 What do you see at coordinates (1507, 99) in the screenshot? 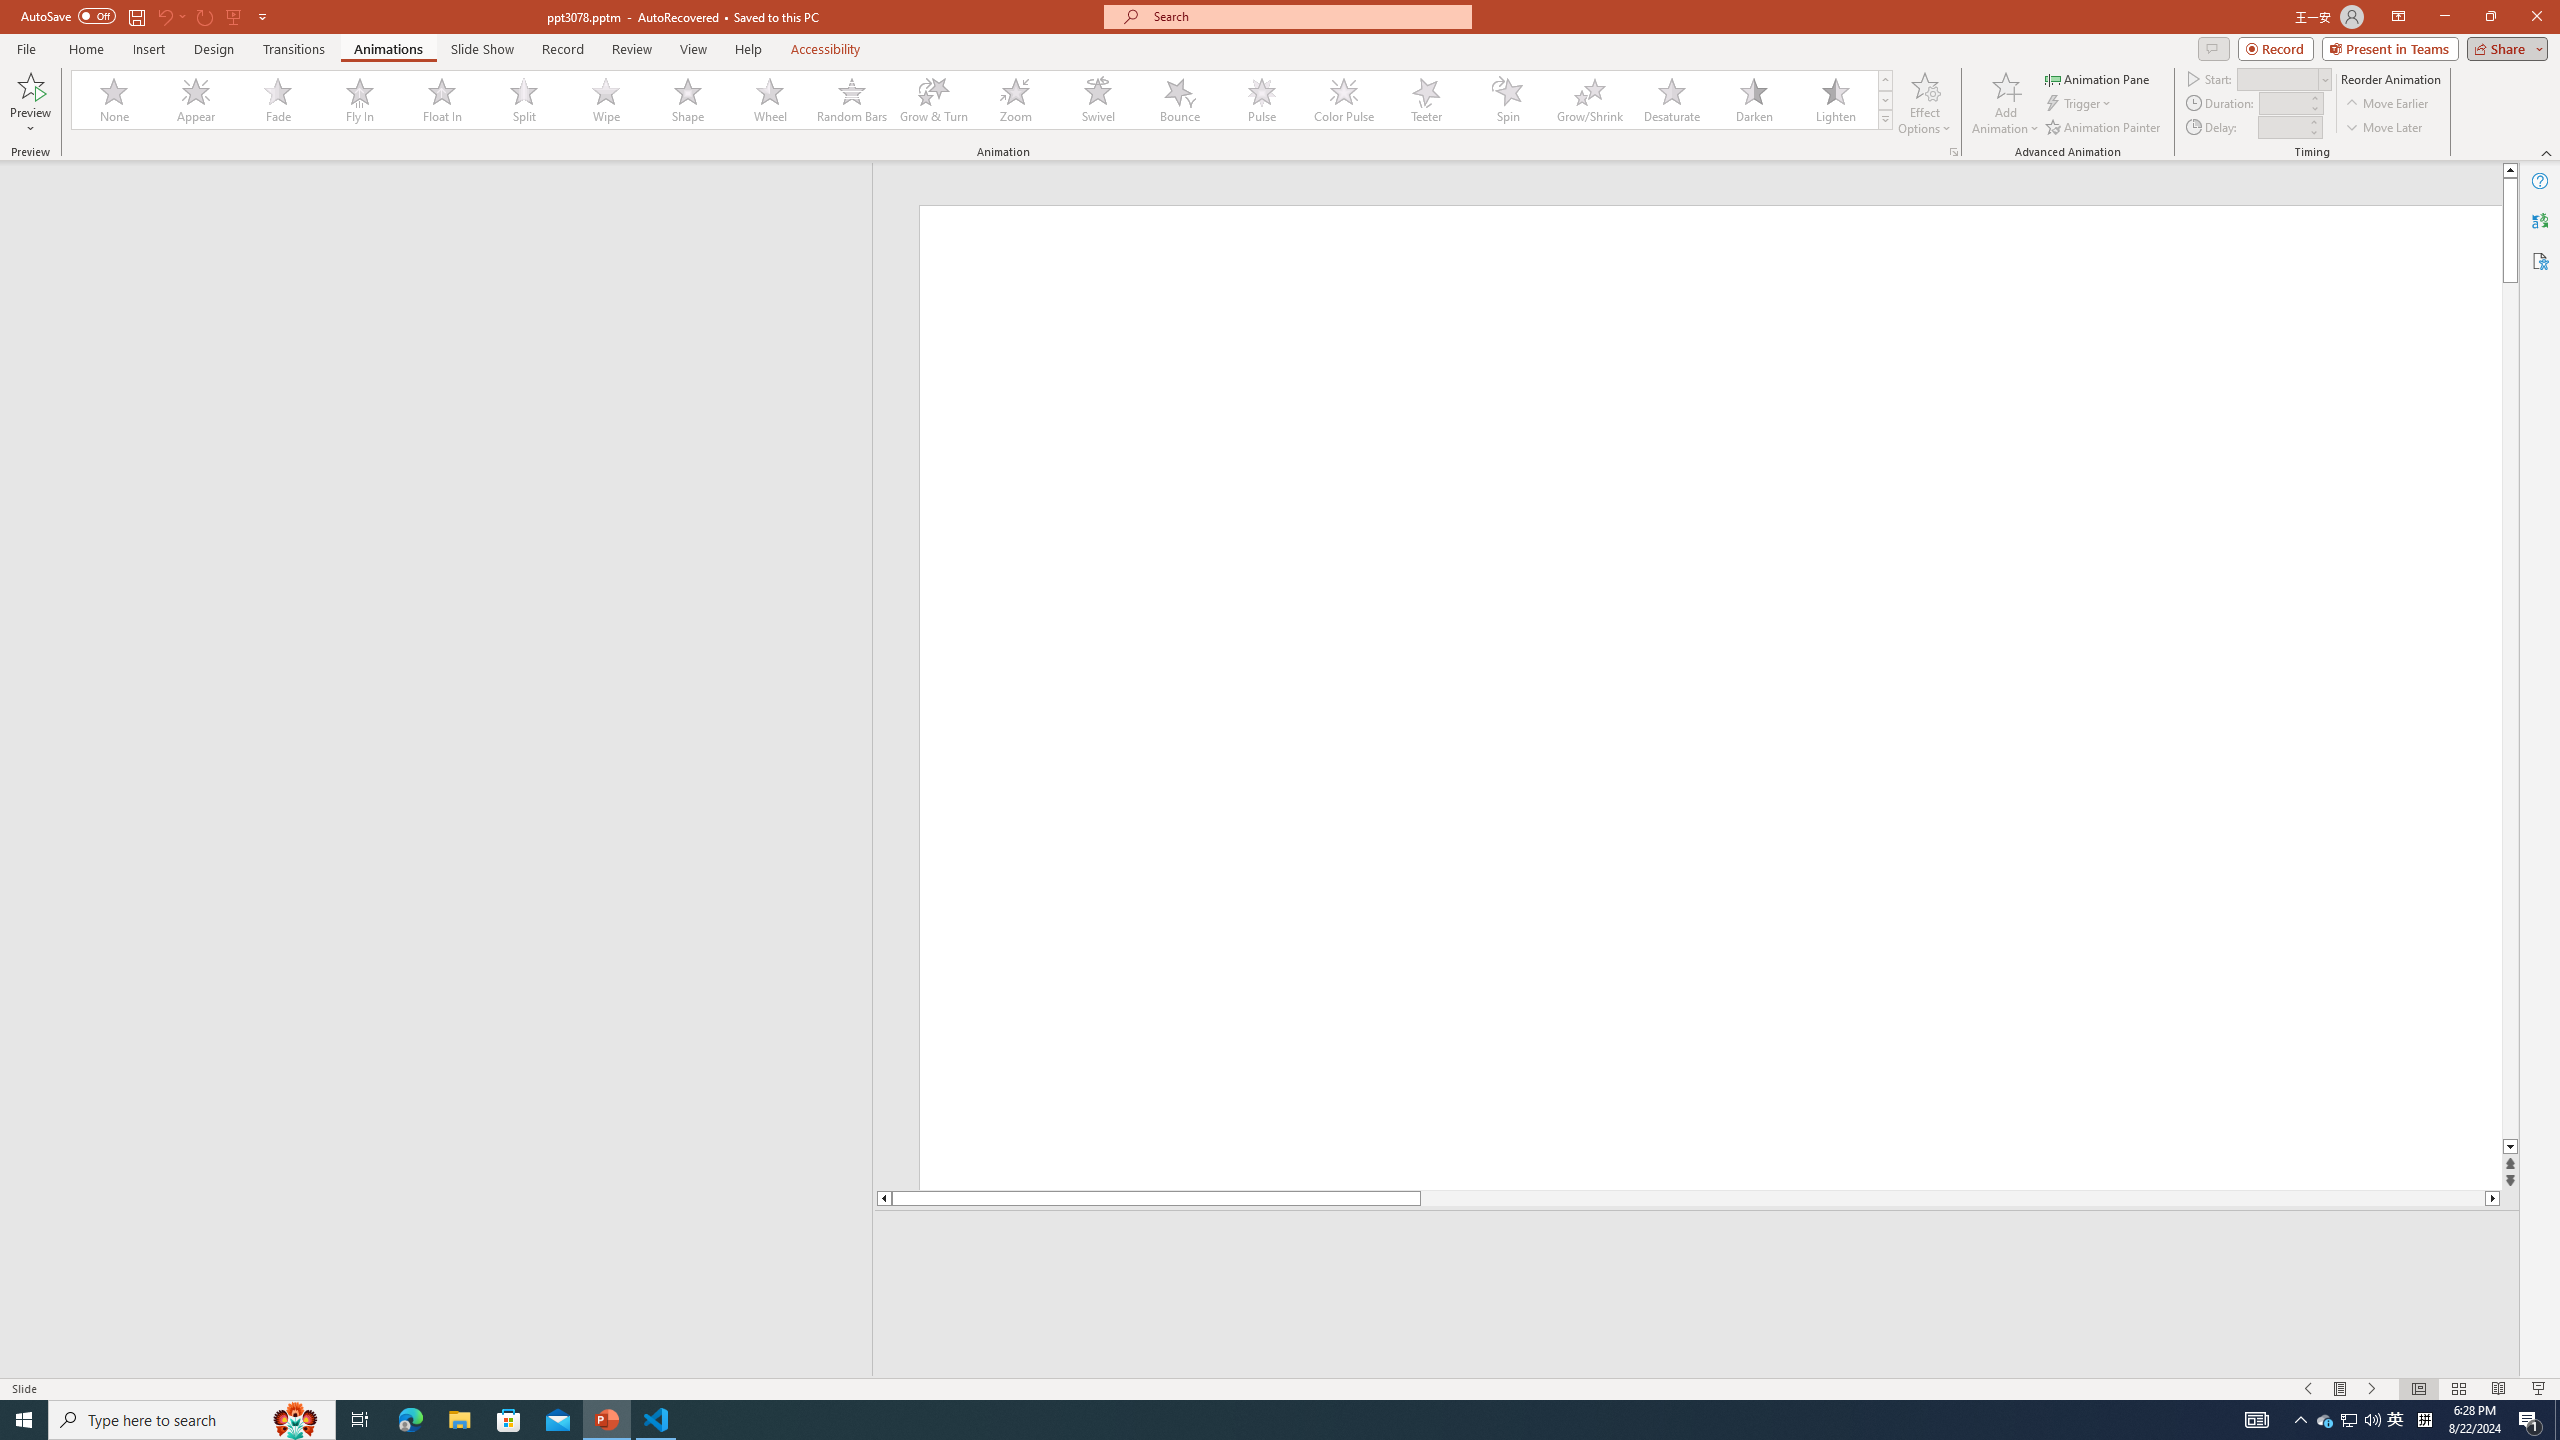
I see `'Spin'` at bounding box center [1507, 99].